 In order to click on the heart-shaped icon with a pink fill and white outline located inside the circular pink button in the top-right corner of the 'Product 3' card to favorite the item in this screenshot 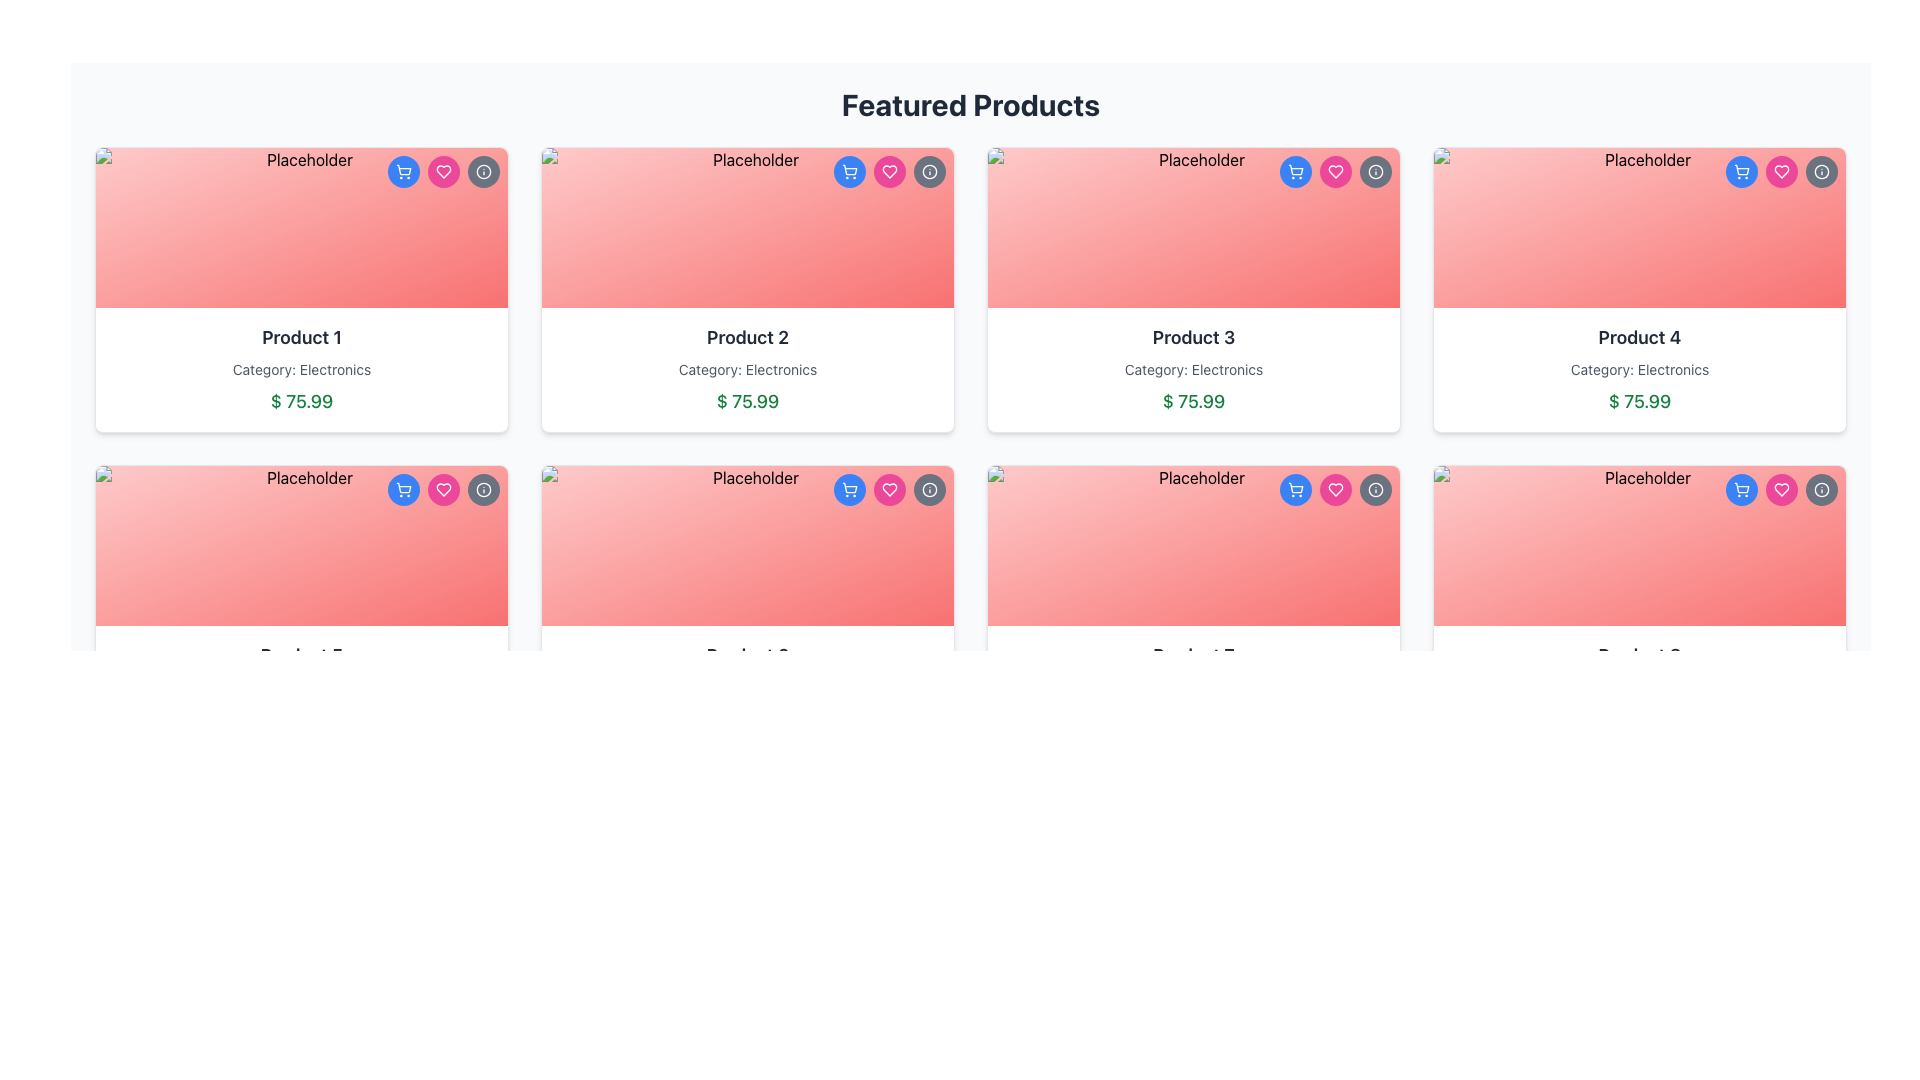, I will do `click(443, 489)`.